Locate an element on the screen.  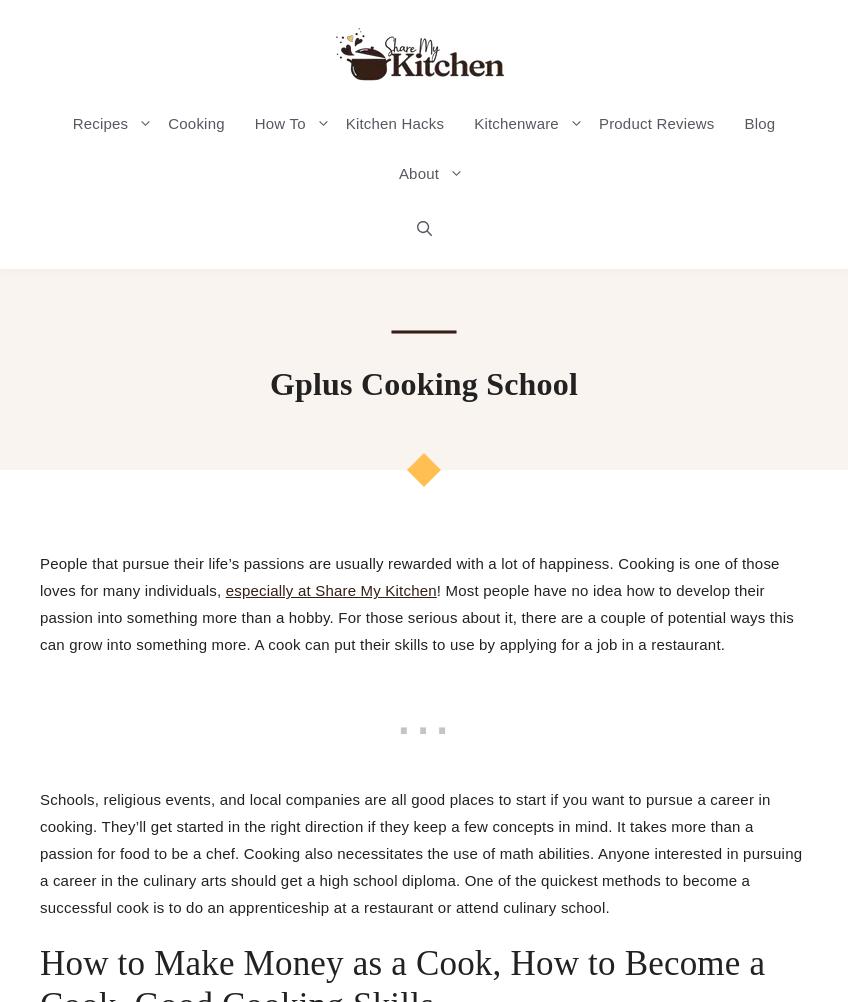
'! Most people have no idea how to develop their passion into something more than a hobby. For those serious about it, there are a couple of potential ways this can grow into something more. A cook can put their skills to use by applying for a job in a restaurant.' is located at coordinates (416, 616).